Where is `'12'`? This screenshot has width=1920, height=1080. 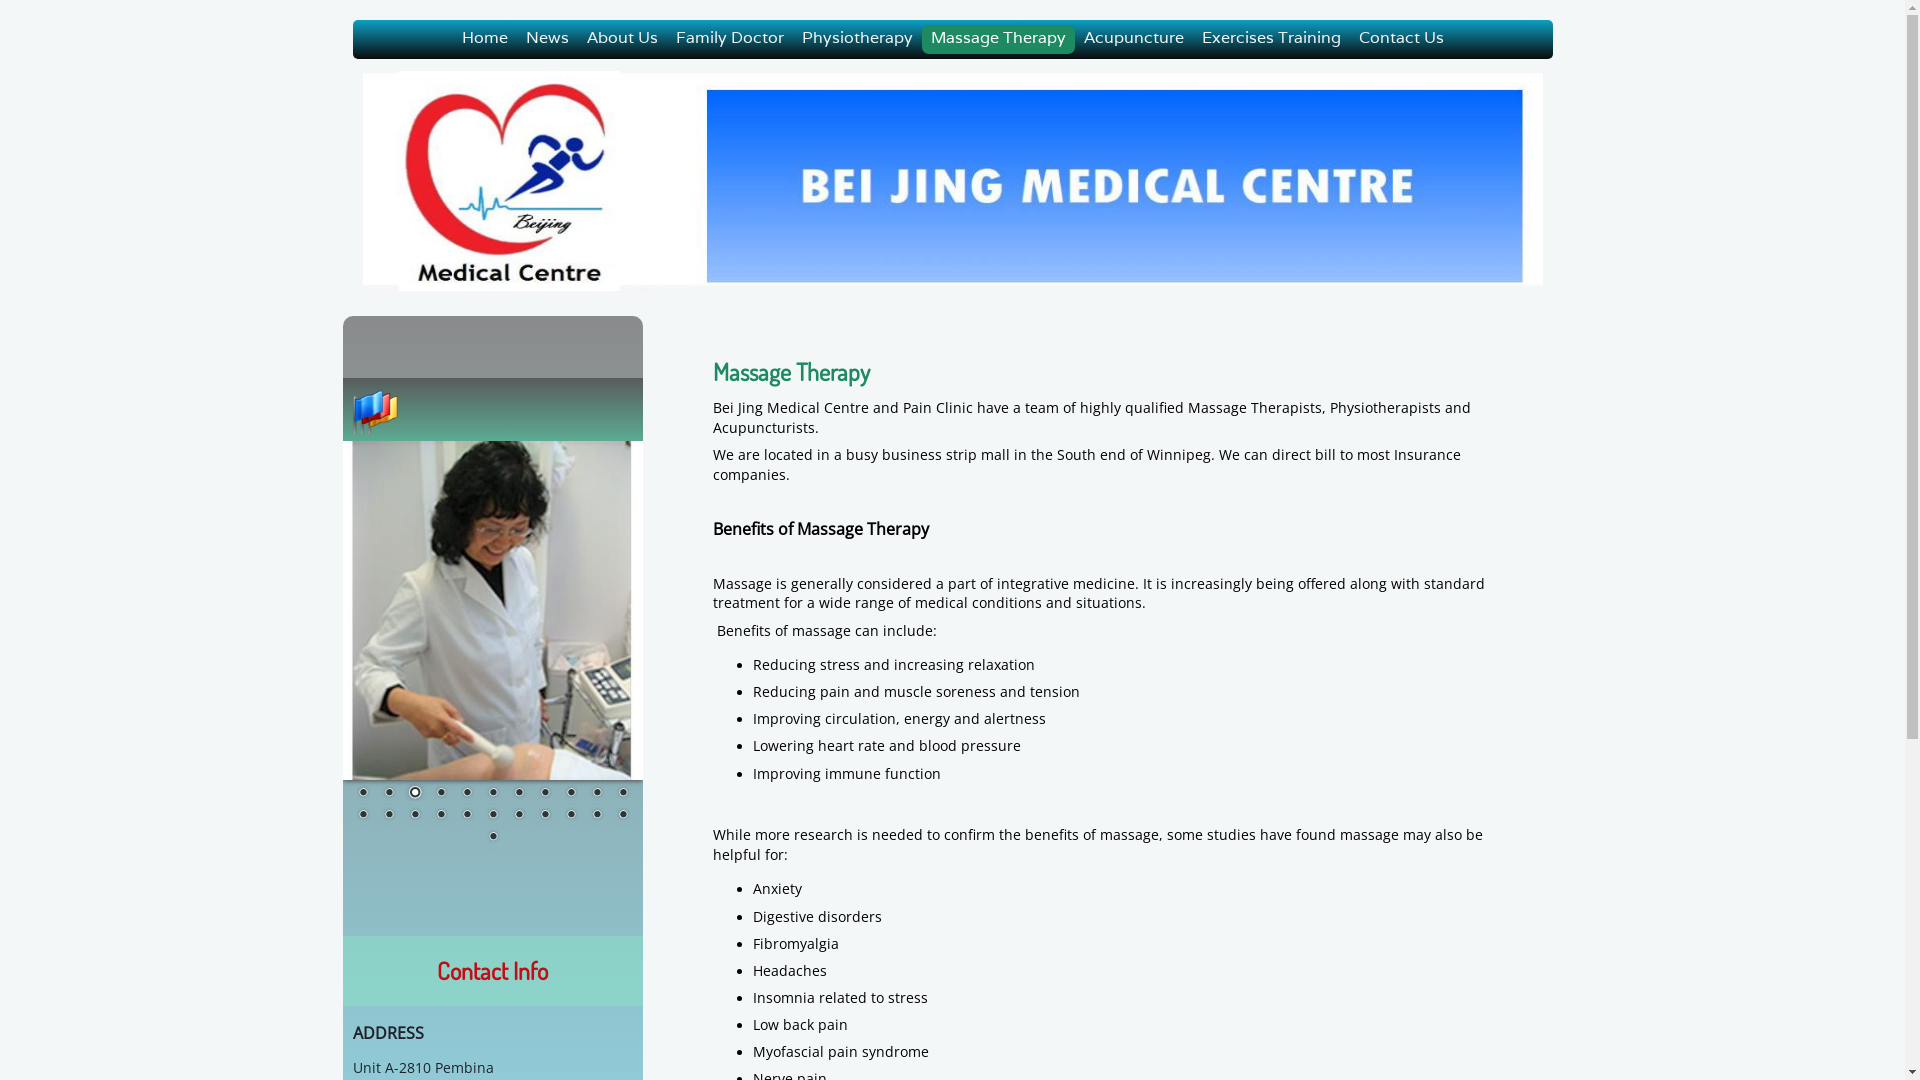
'12' is located at coordinates (351, 816).